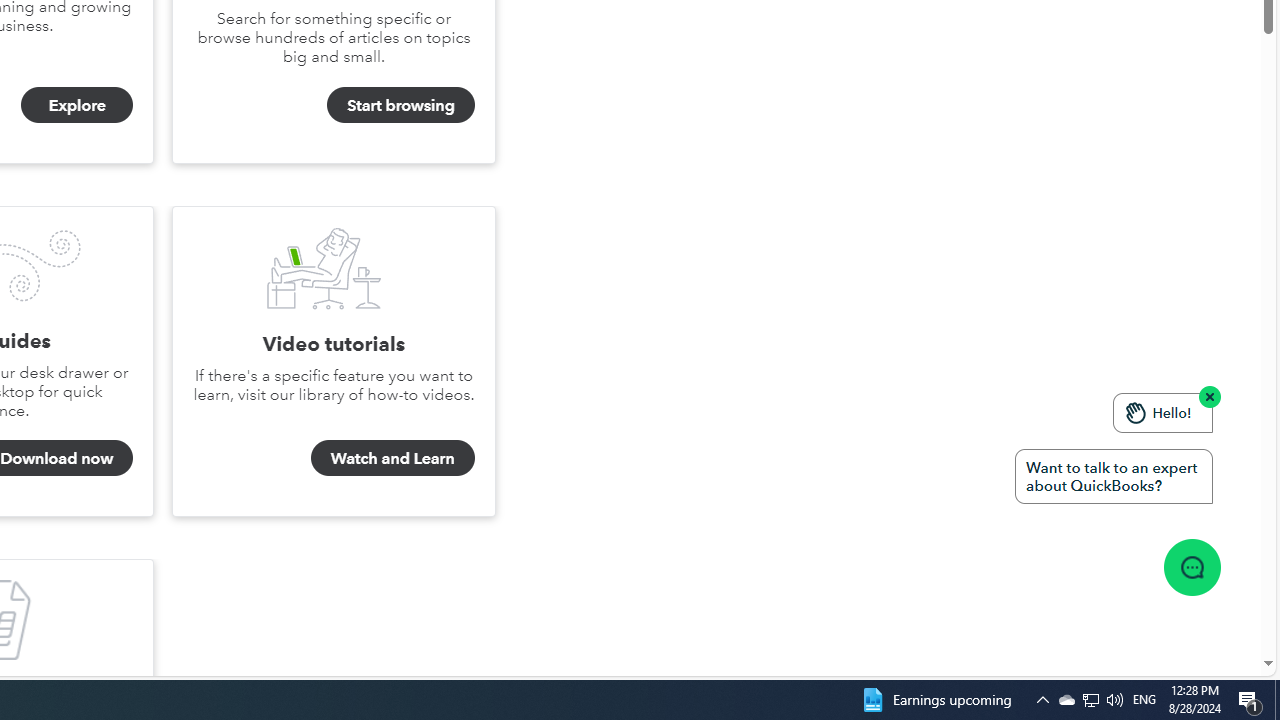 This screenshot has width=1280, height=720. I want to click on 'Watch and Learn', so click(392, 457).